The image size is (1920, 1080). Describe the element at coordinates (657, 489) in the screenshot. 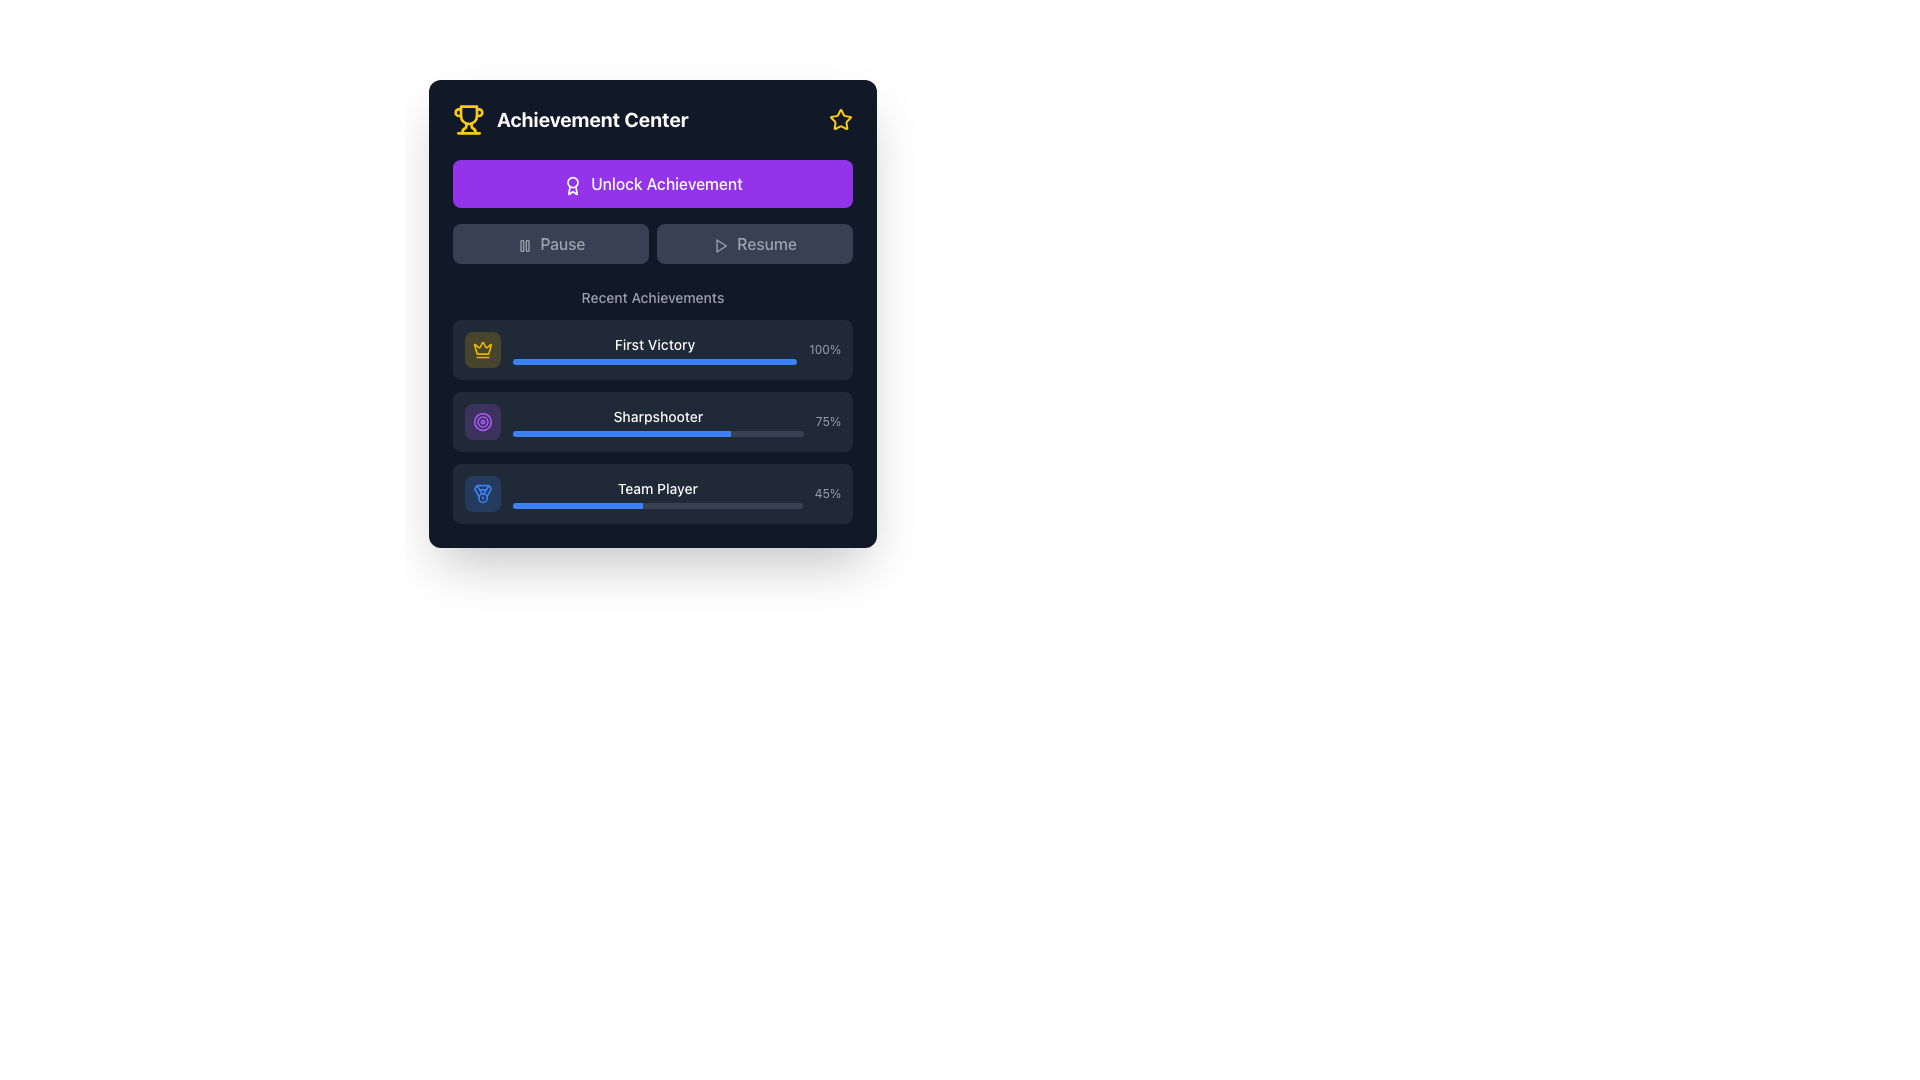

I see `the static text label of the third achievement in the achievement center section, which identifies the associated achievement` at that location.